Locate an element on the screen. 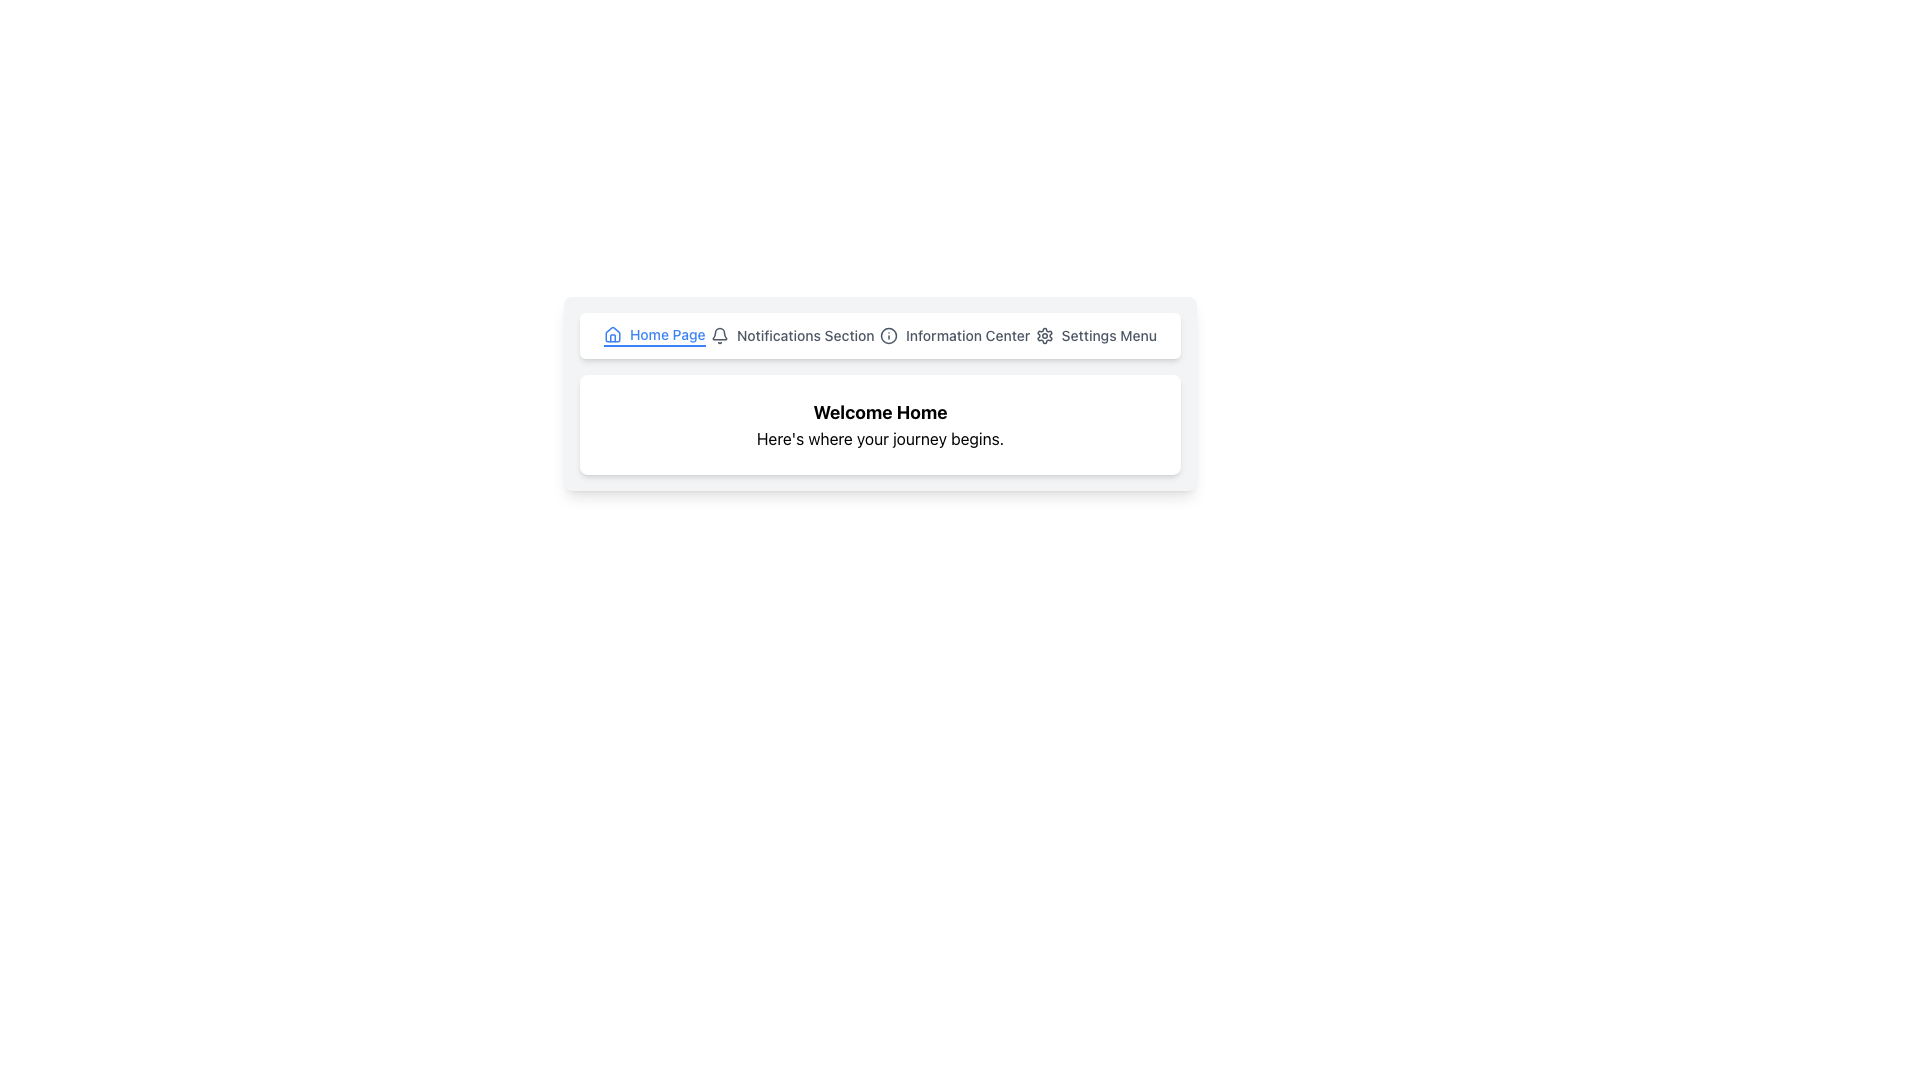 The image size is (1920, 1080). the bell icon, which is a line-drawn shape with a rounded top and slightly flared bottom, located to the right of the 'Home Page' text link in the navigation bar is located at coordinates (720, 333).